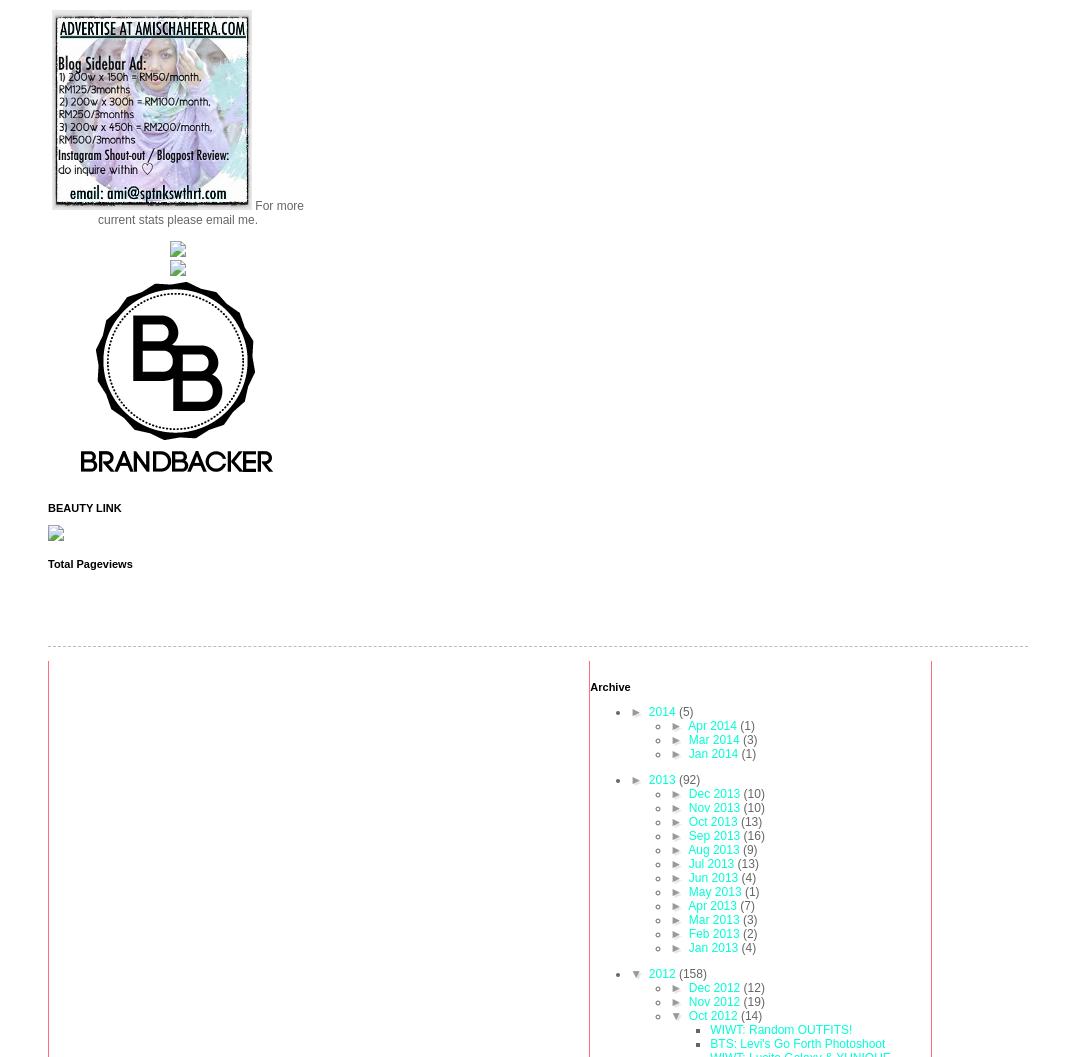 This screenshot has width=1068, height=1057. I want to click on 'WIWT: Random OUTFITS!', so click(781, 1027).